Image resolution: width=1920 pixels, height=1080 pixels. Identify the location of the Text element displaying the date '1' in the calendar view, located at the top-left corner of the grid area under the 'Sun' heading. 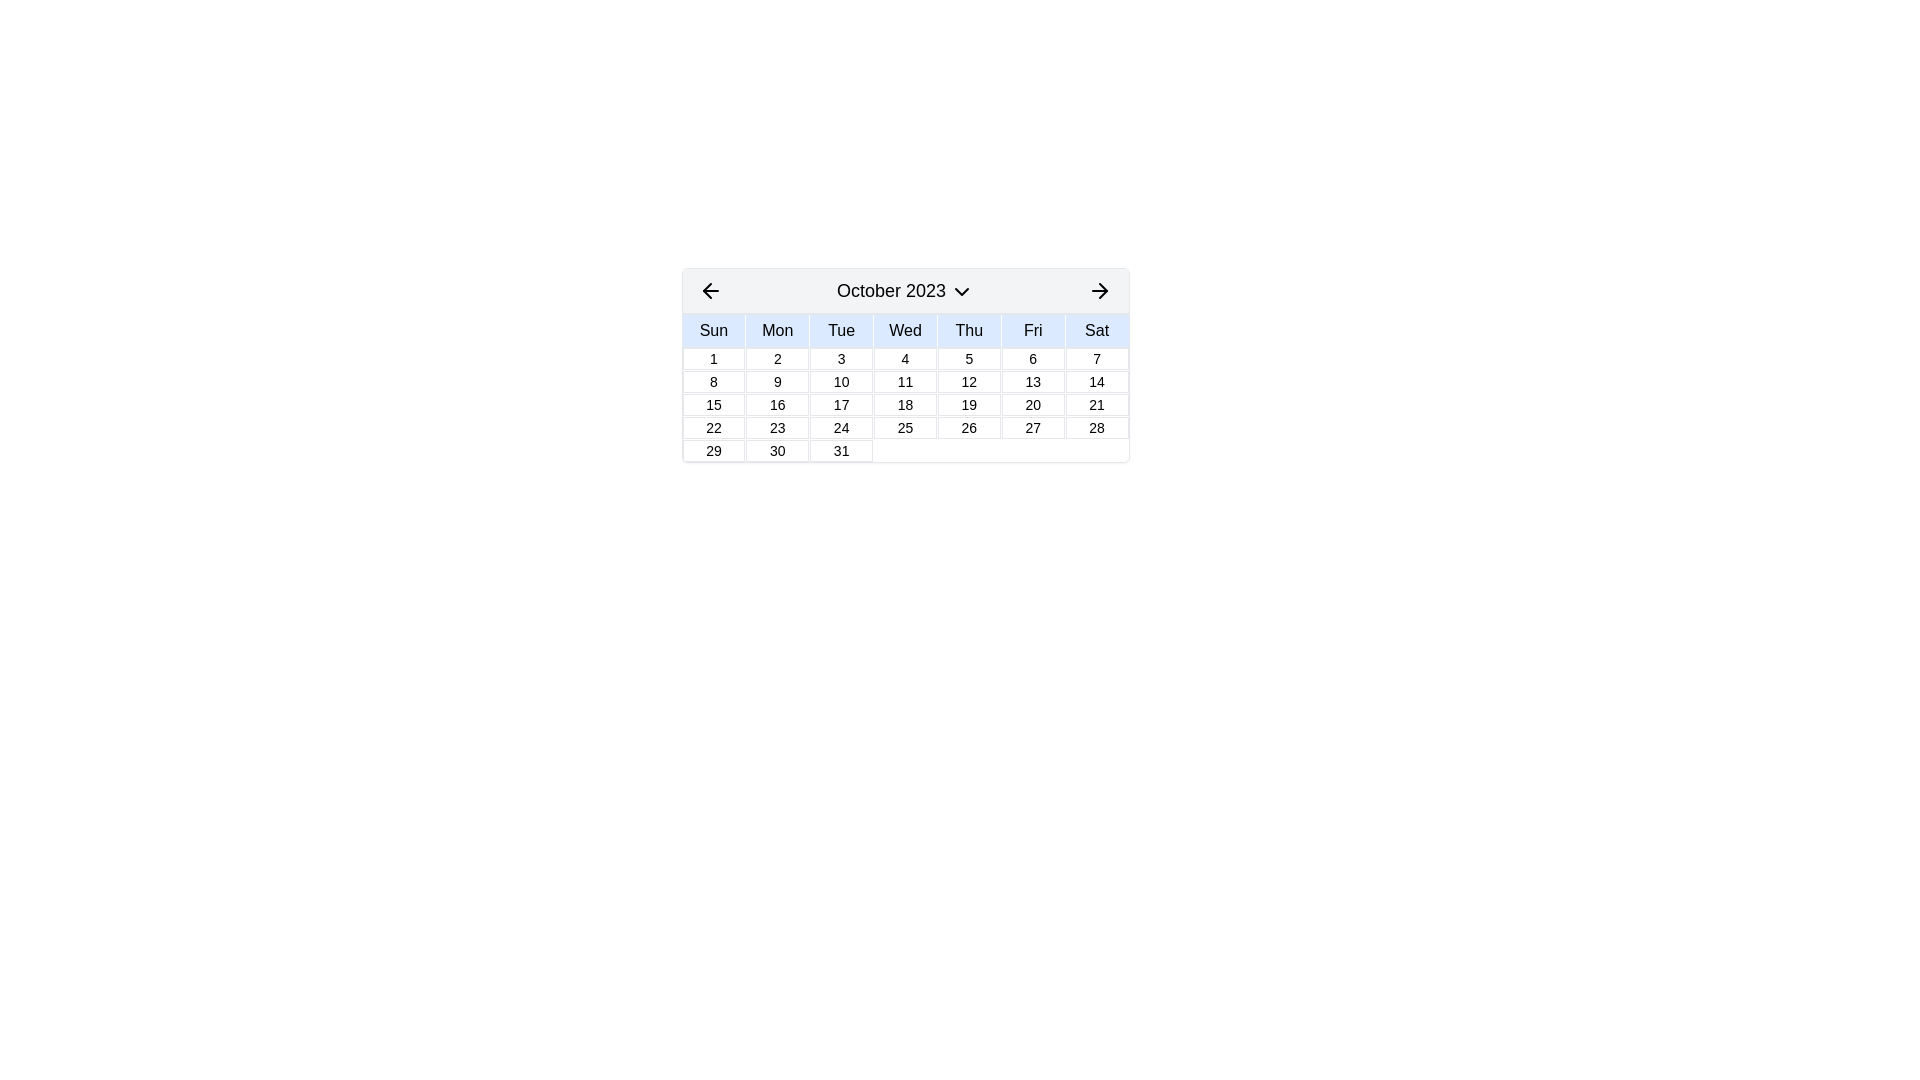
(713, 357).